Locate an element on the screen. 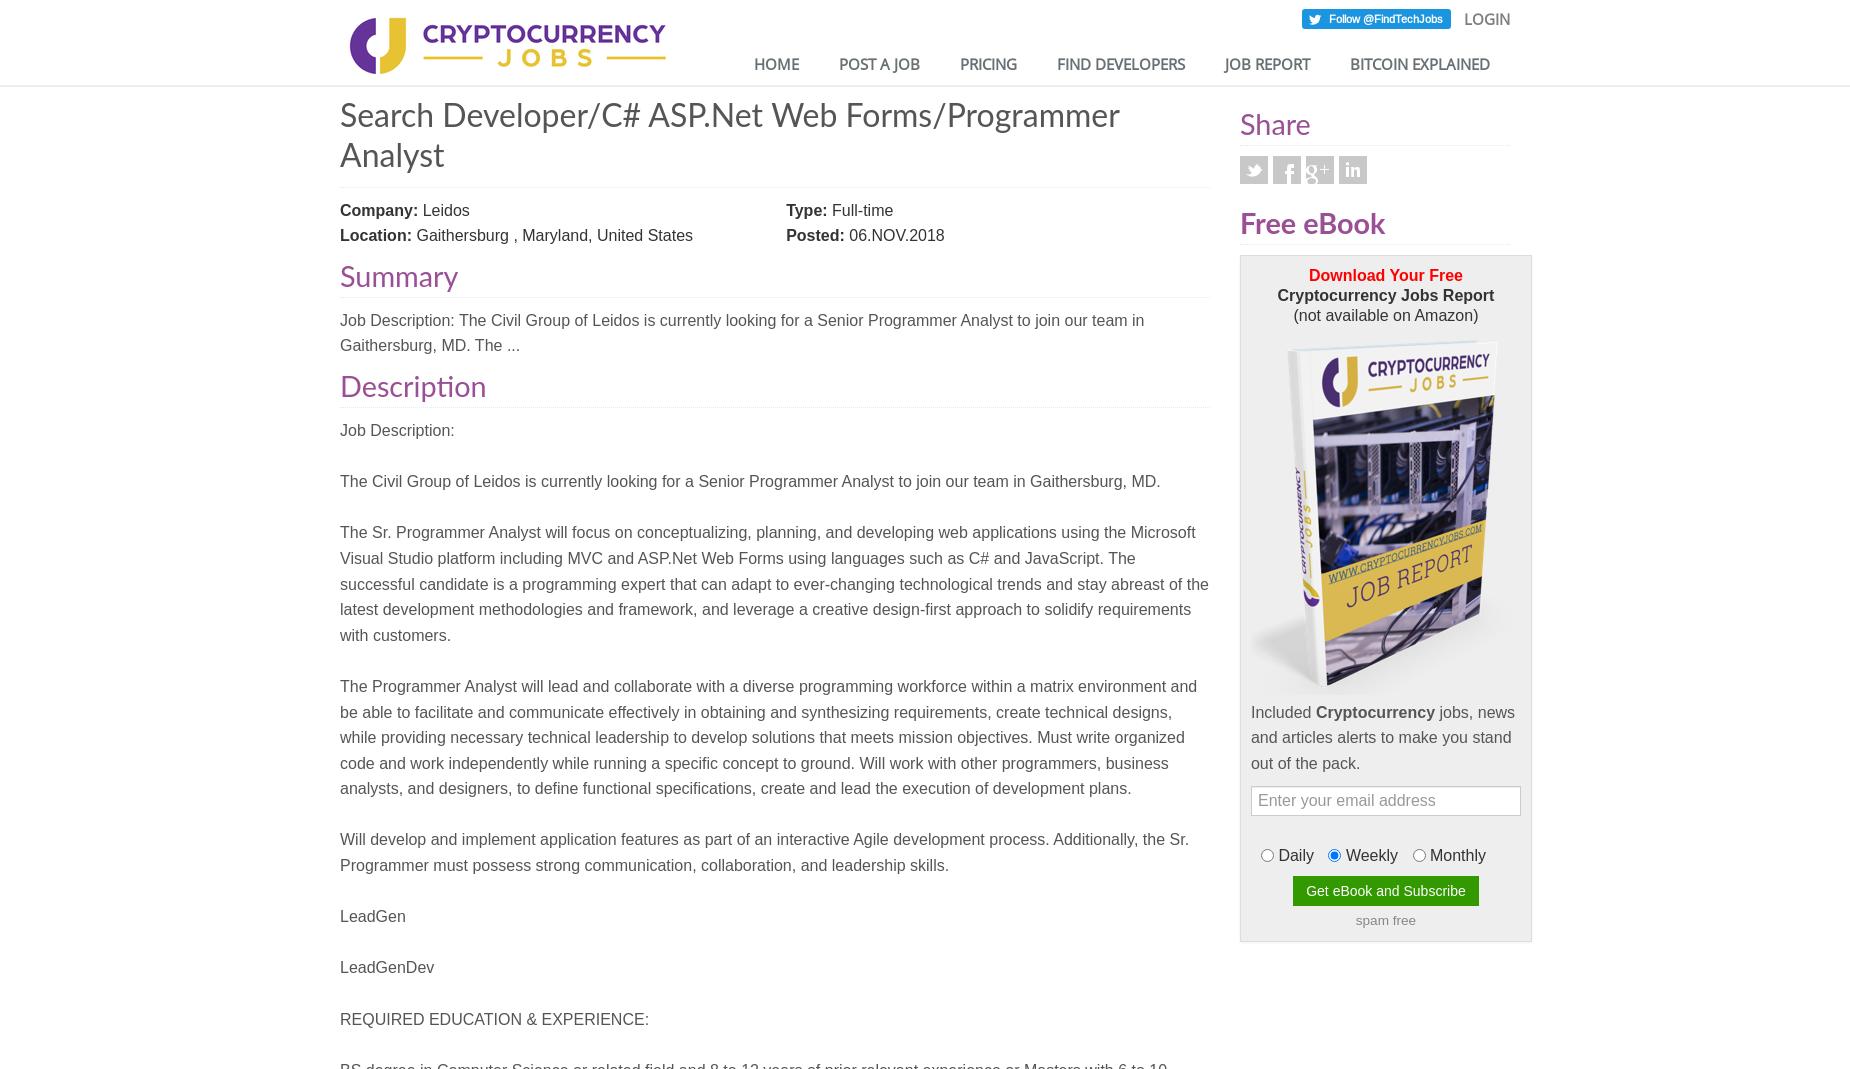 This screenshot has width=1850, height=1069. 'spam free' is located at coordinates (1353, 919).